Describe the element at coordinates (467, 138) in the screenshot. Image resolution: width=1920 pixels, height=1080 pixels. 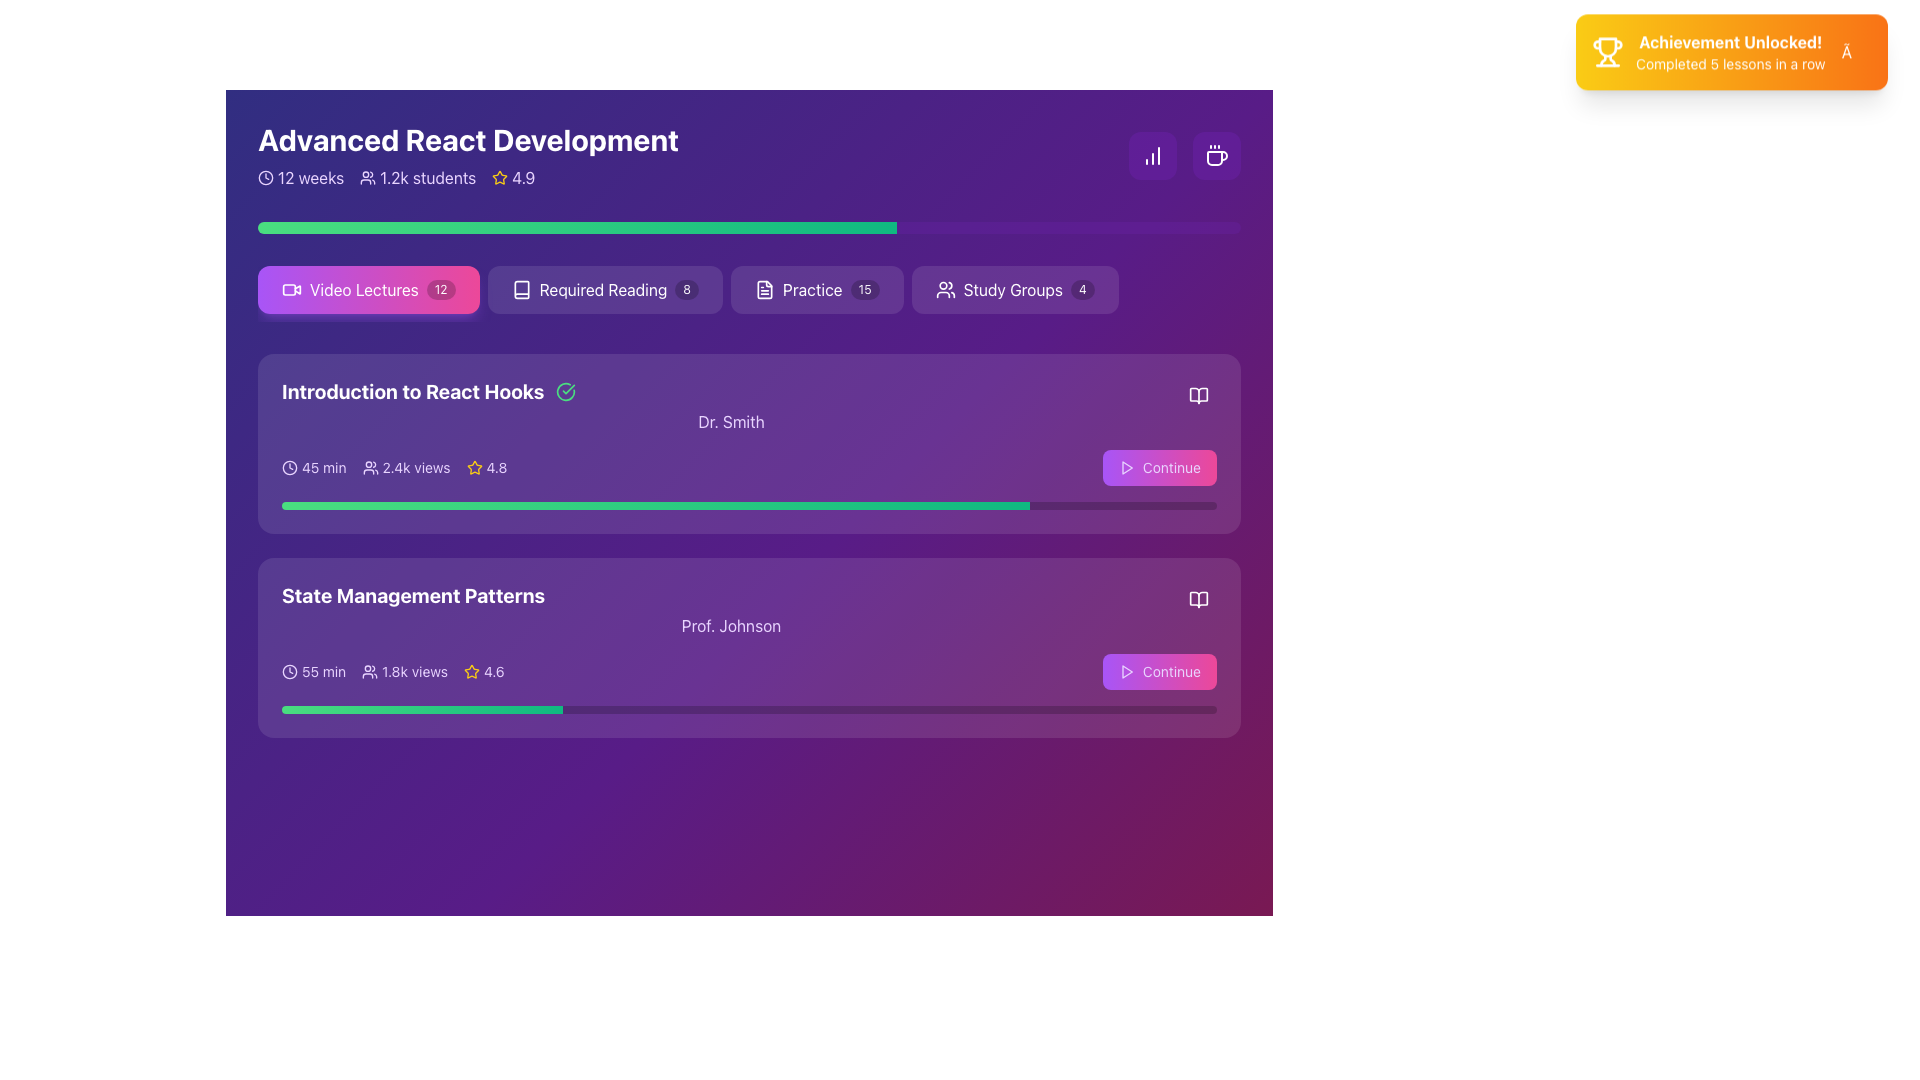
I see `the main header text for the course 'Advanced React Development', which is positioned at the top left corner of the interface` at that location.